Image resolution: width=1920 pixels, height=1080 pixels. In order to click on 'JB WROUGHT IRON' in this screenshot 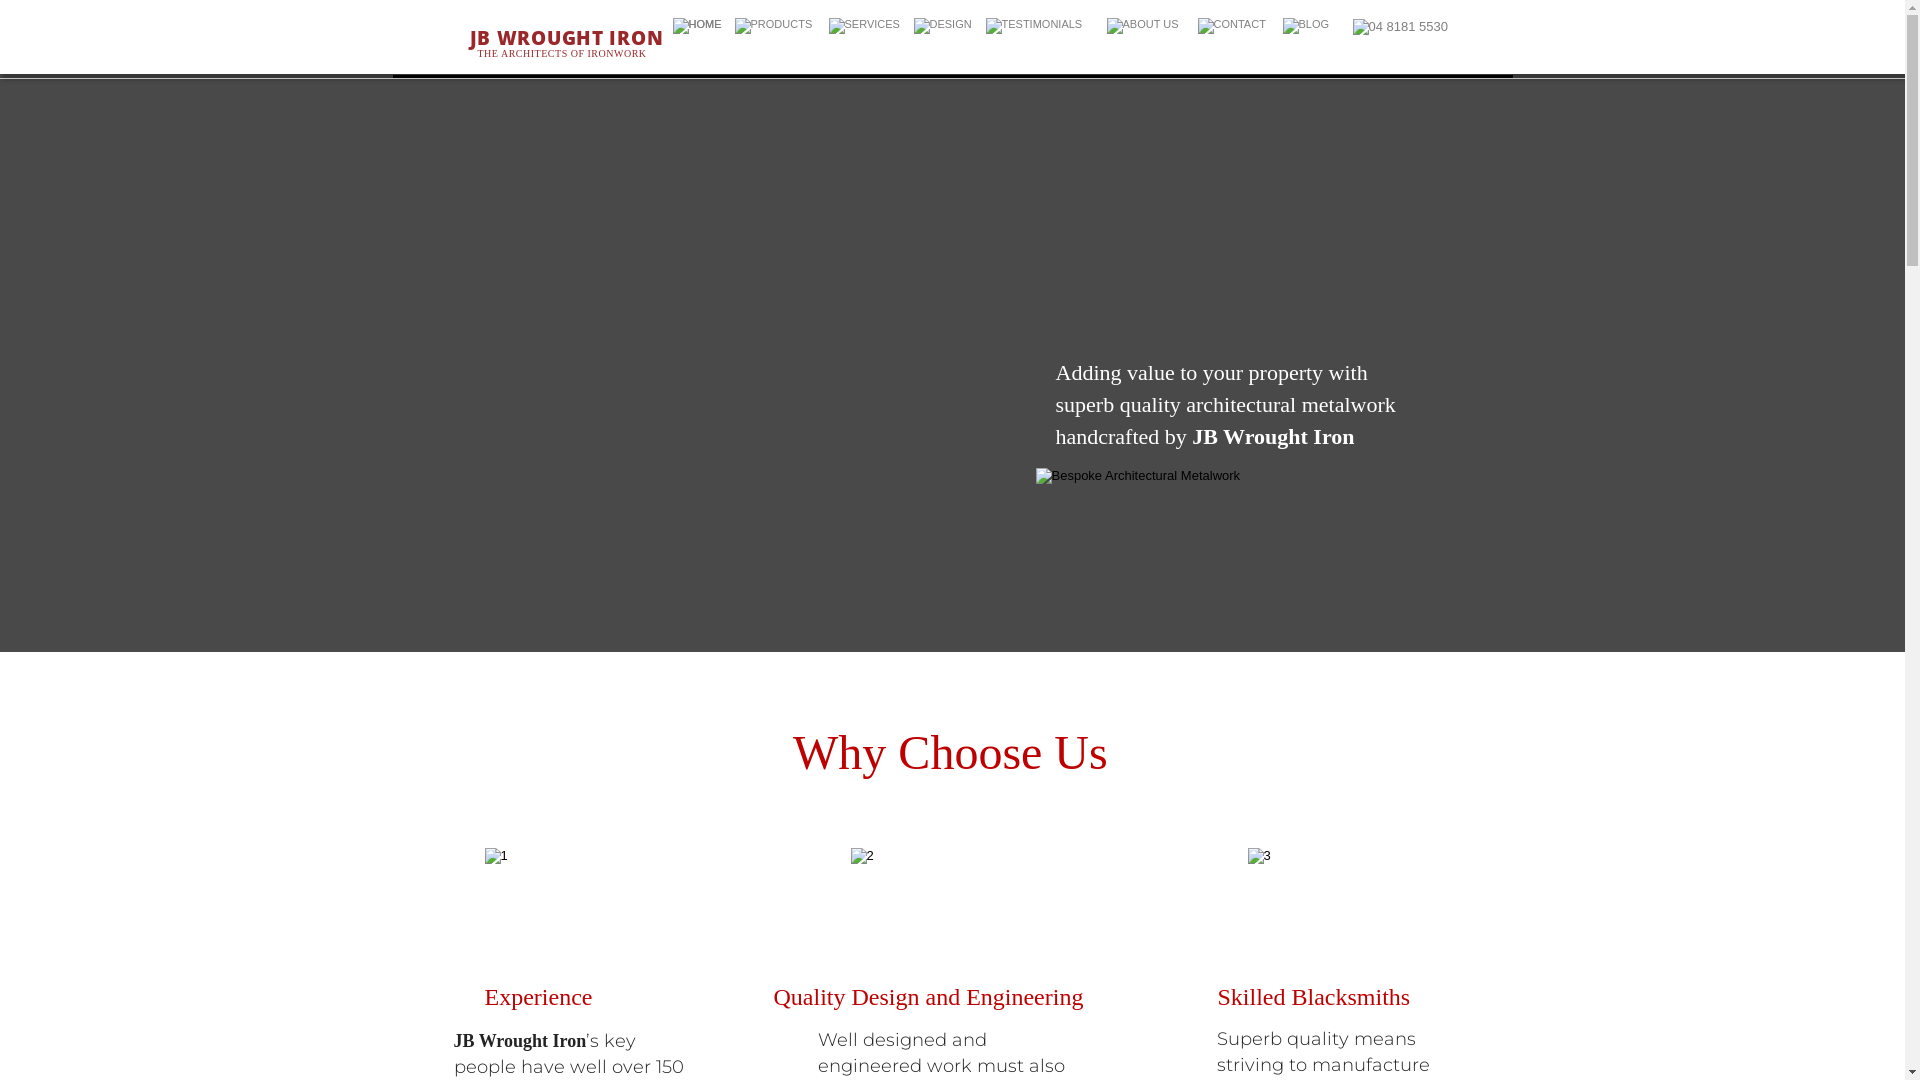, I will do `click(469, 38)`.